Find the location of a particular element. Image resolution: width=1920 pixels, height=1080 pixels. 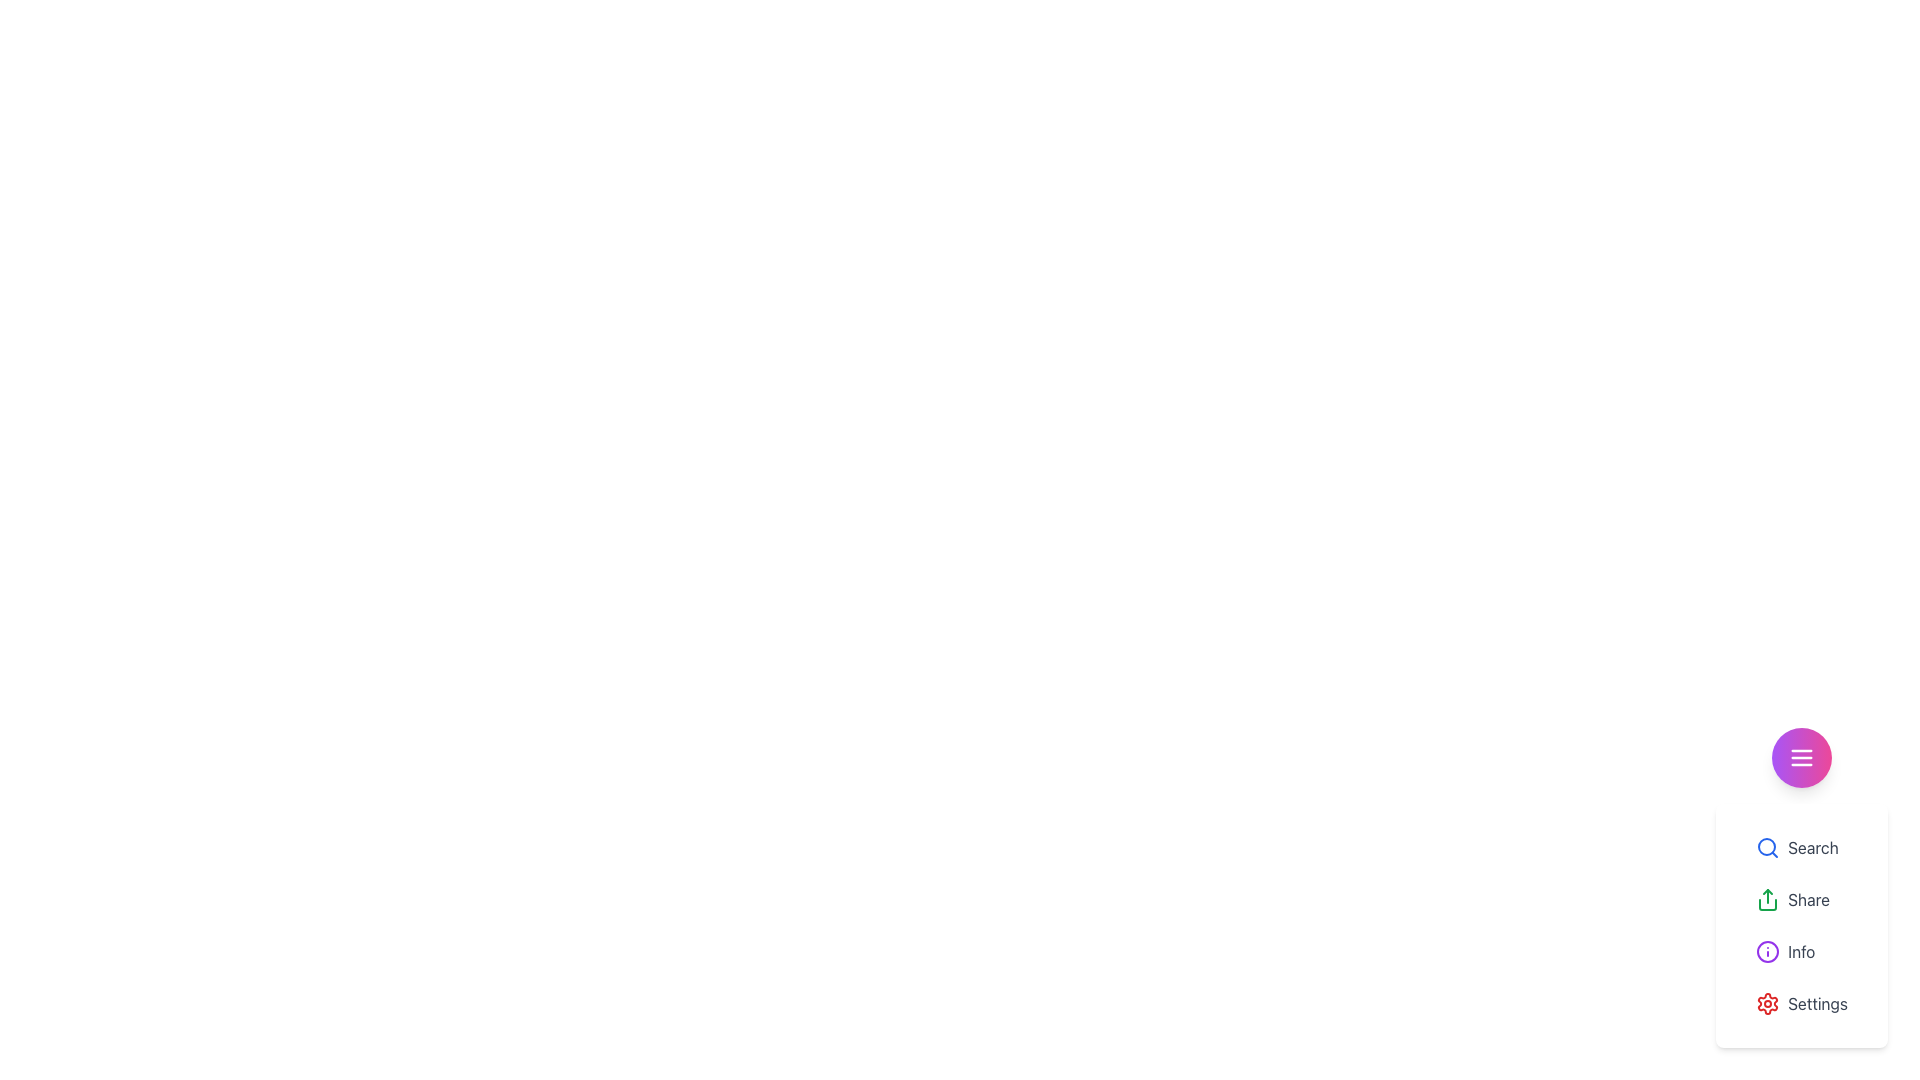

the circular button with a gradient background transitioning from purple to pink, featuring three white horizontal lines in the center is located at coordinates (1802, 758).